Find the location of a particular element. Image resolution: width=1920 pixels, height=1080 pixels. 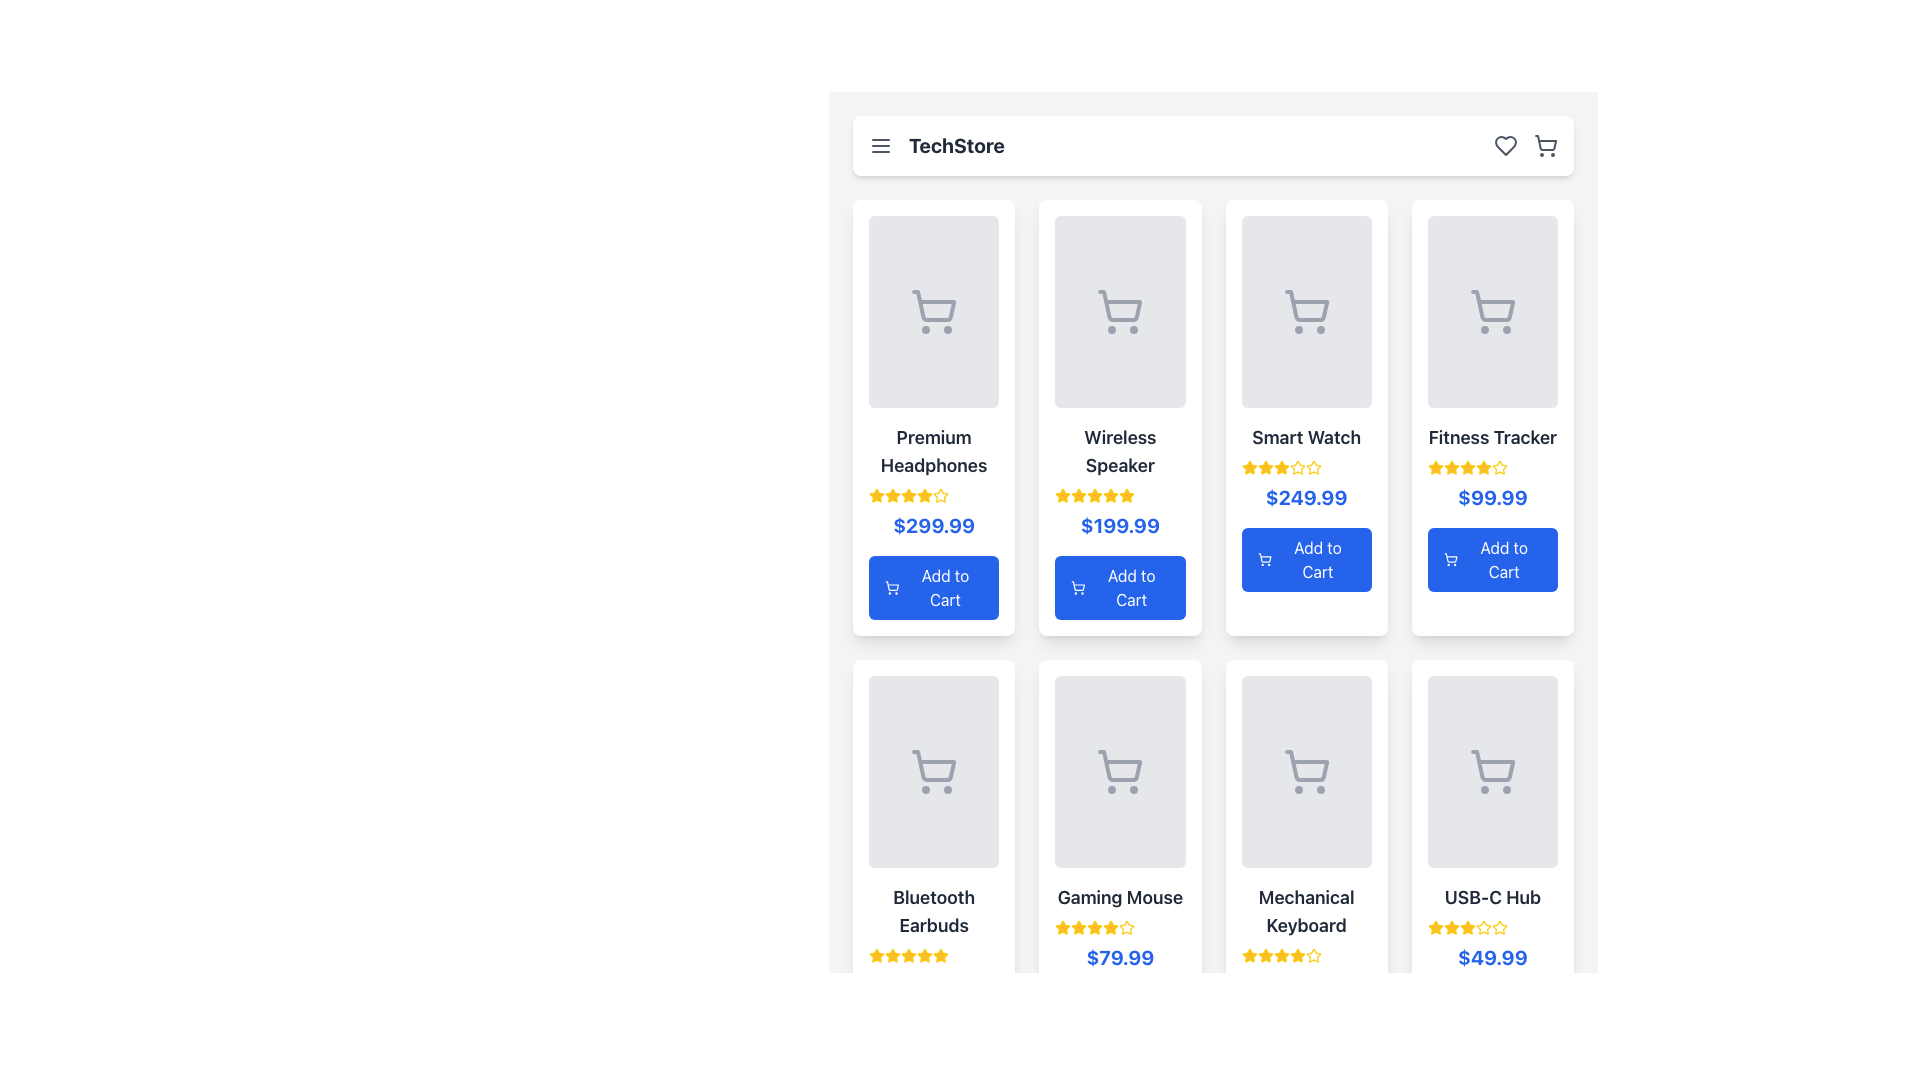

the yellow star-shaped icon, which is the third star in a series of five stars located beneath the 'Bluetooth Earbuds' card's title is located at coordinates (891, 955).